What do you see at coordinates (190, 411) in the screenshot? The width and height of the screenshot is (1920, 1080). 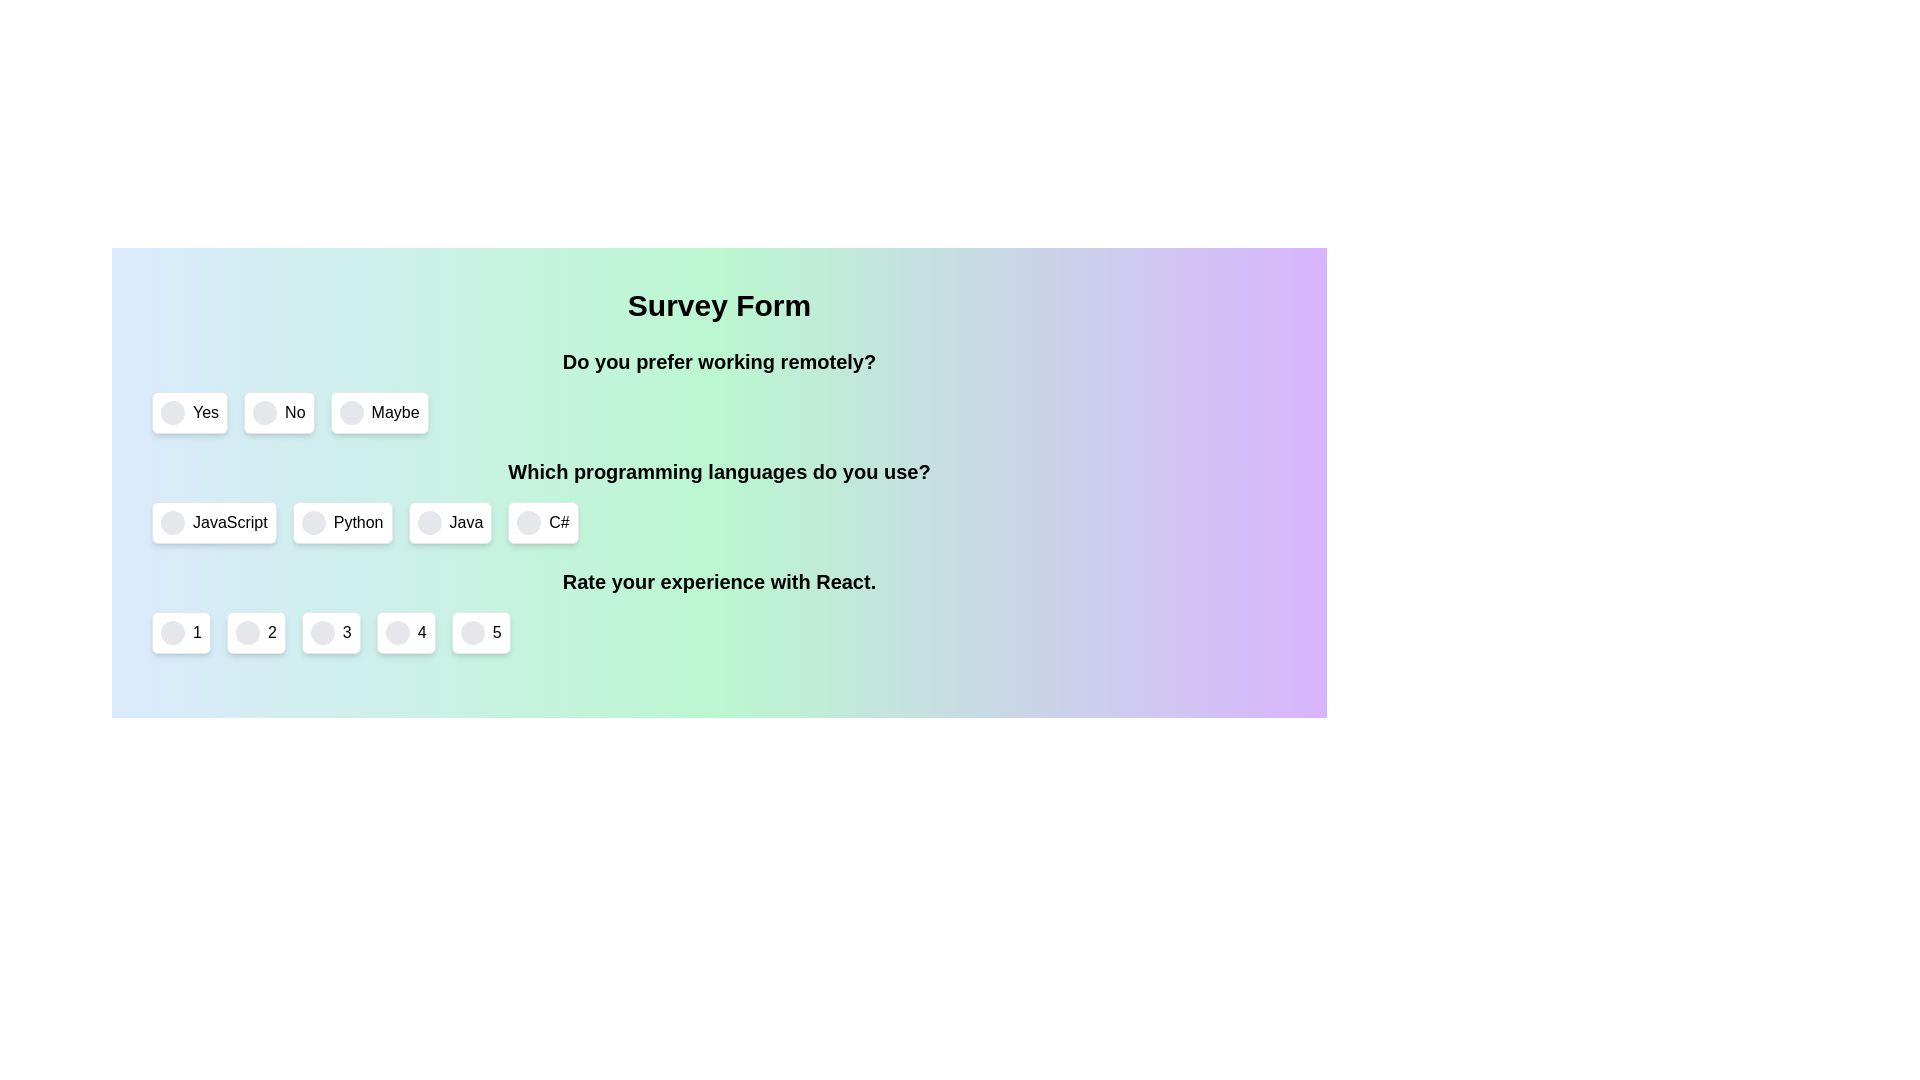 I see `the first selectable button labeled 'Yes'` at bounding box center [190, 411].